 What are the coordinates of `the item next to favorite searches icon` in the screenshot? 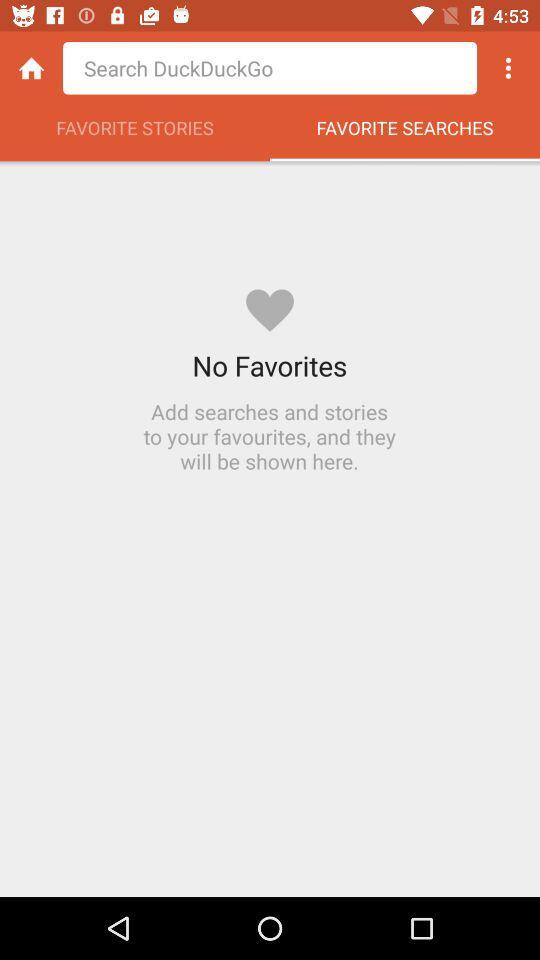 It's located at (135, 132).